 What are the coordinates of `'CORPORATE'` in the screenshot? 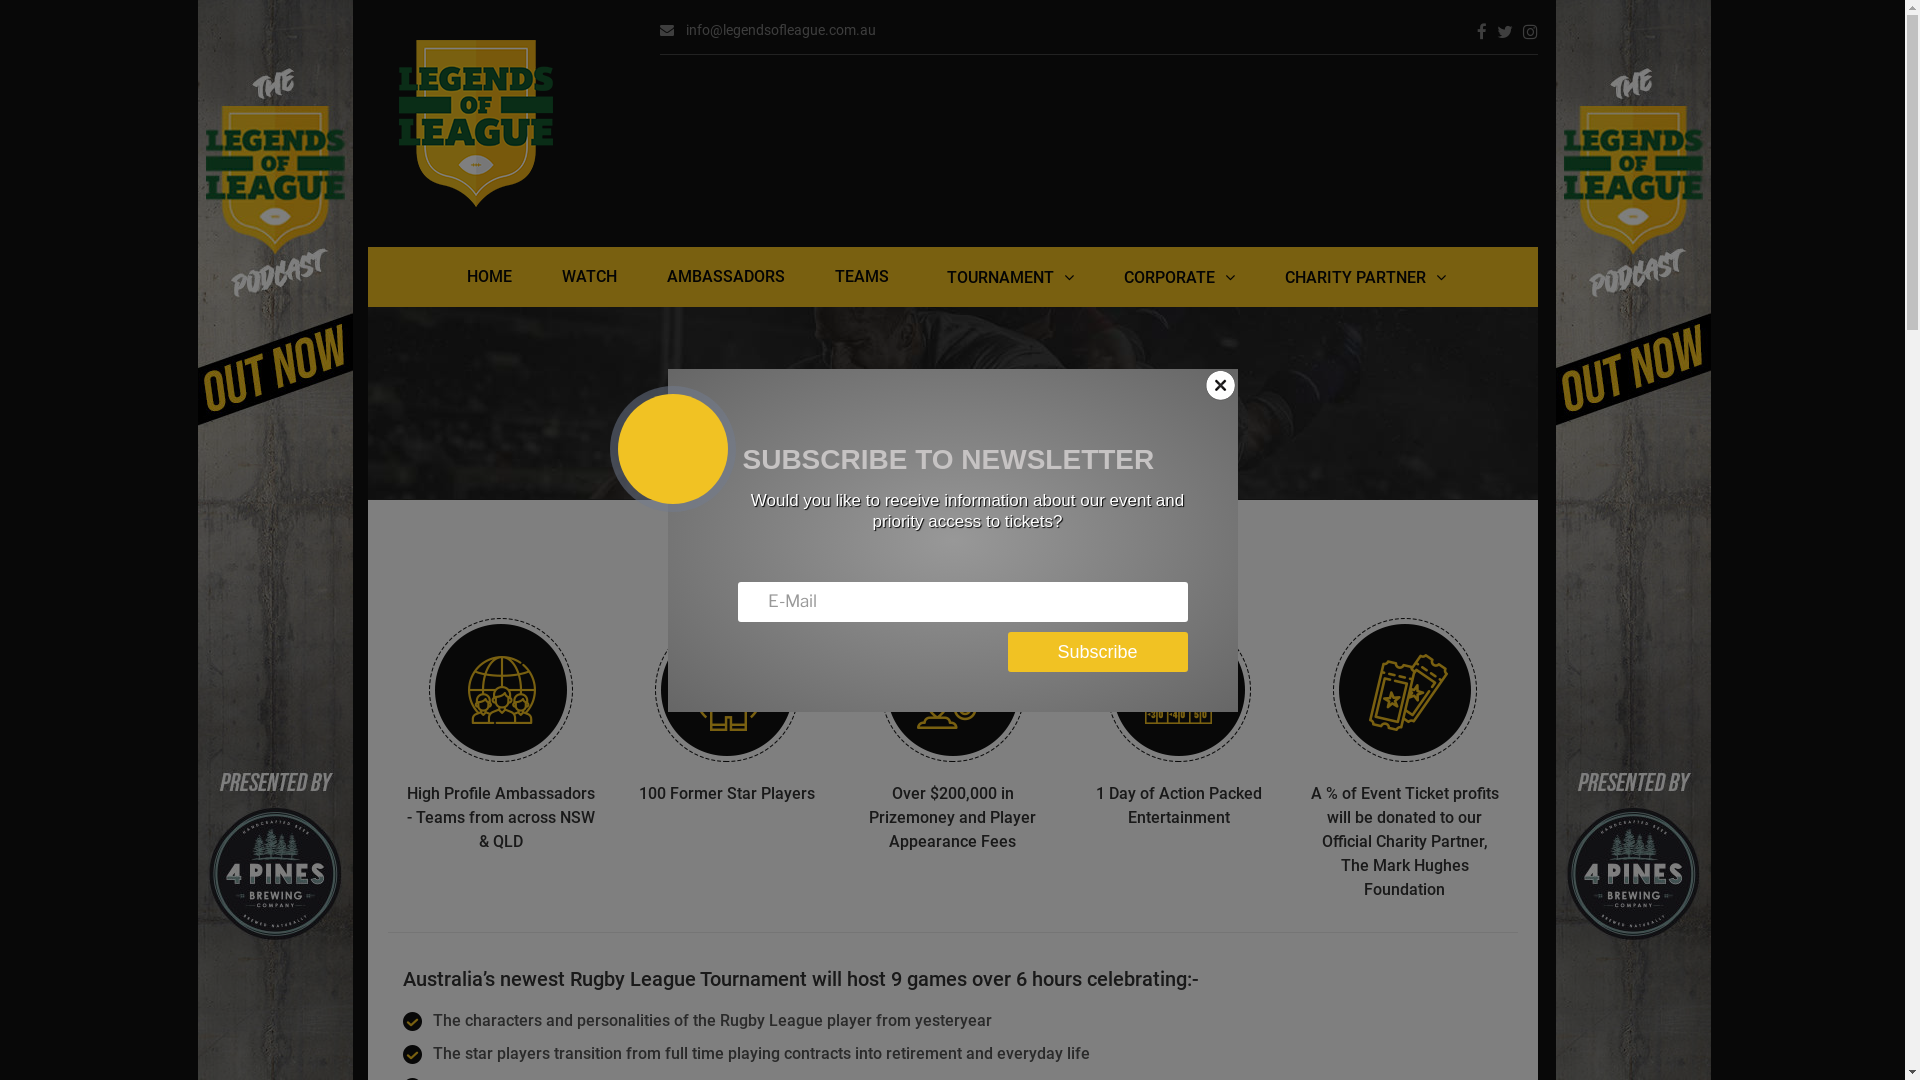 It's located at (1179, 277).